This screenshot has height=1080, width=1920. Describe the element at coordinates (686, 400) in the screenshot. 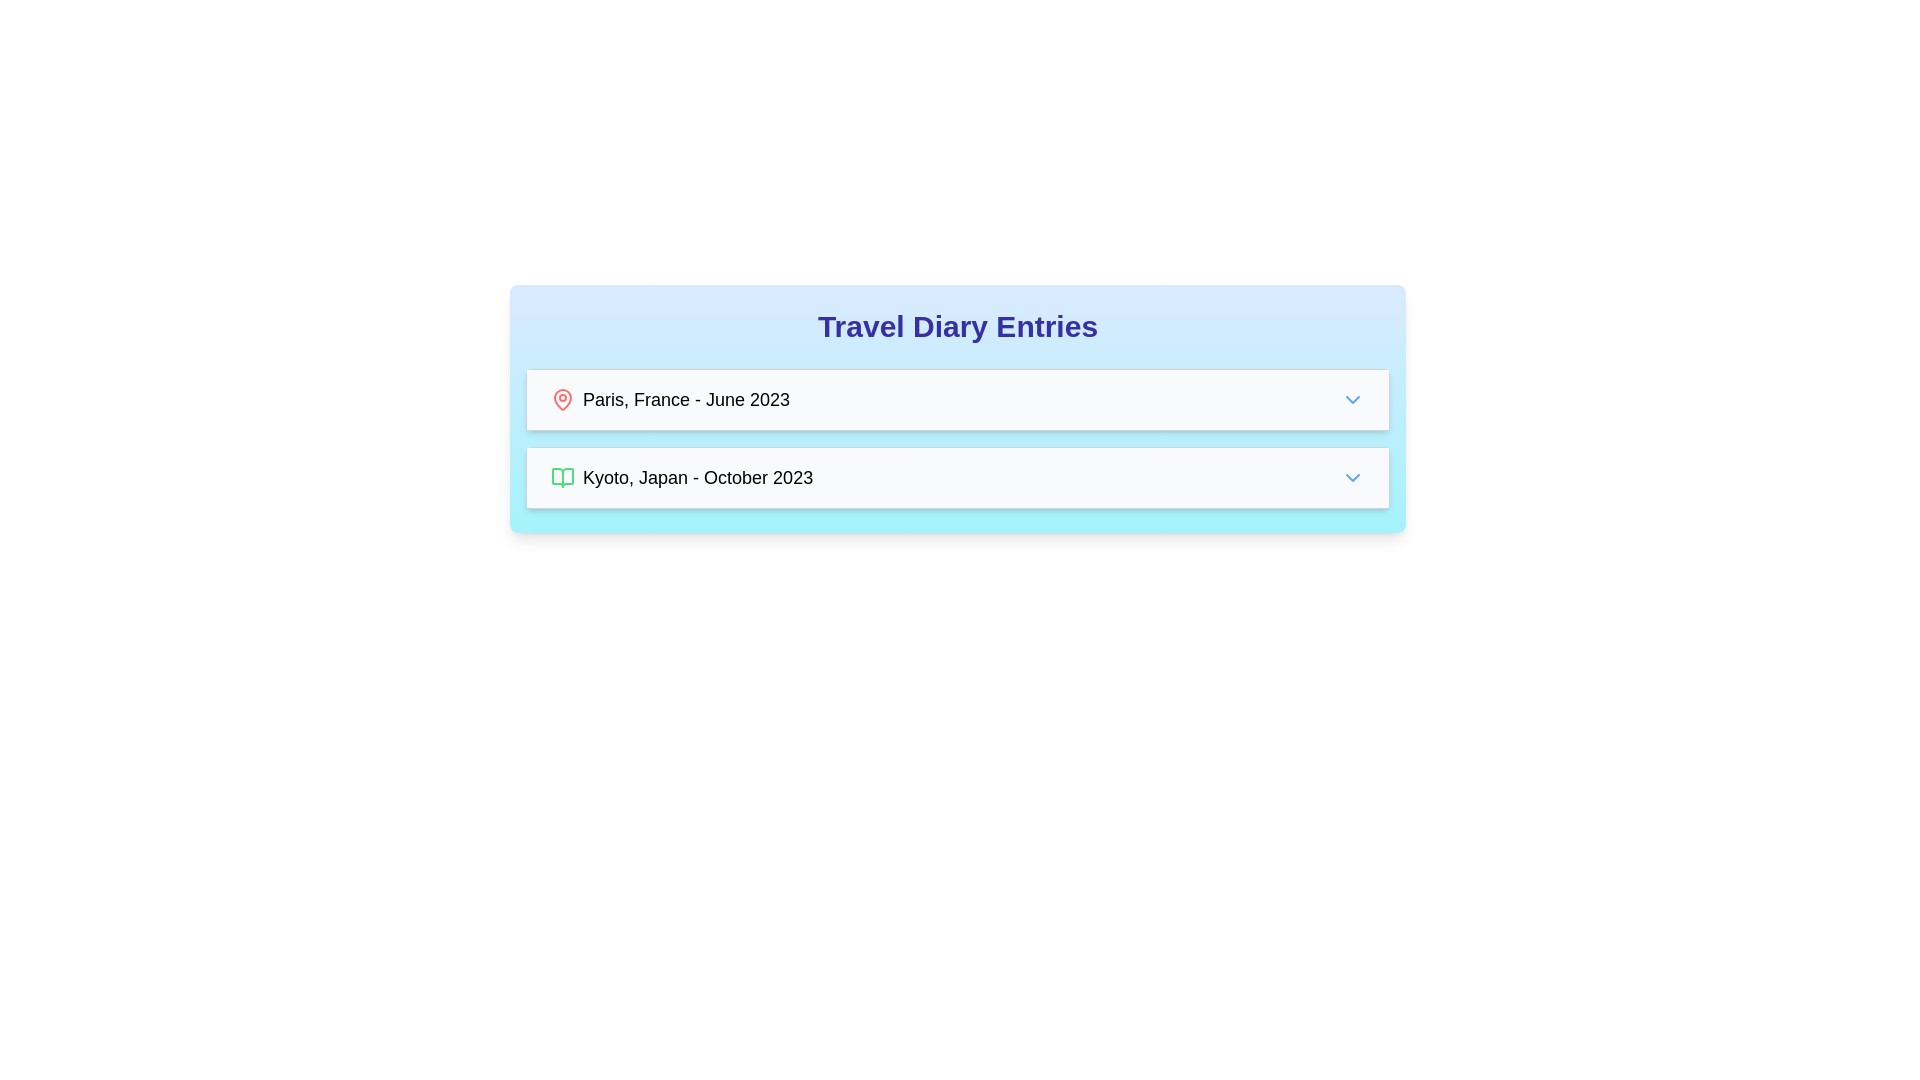

I see `the static text element displaying 'Paris, France - June 2023', which is positioned next to a red map pin icon` at that location.